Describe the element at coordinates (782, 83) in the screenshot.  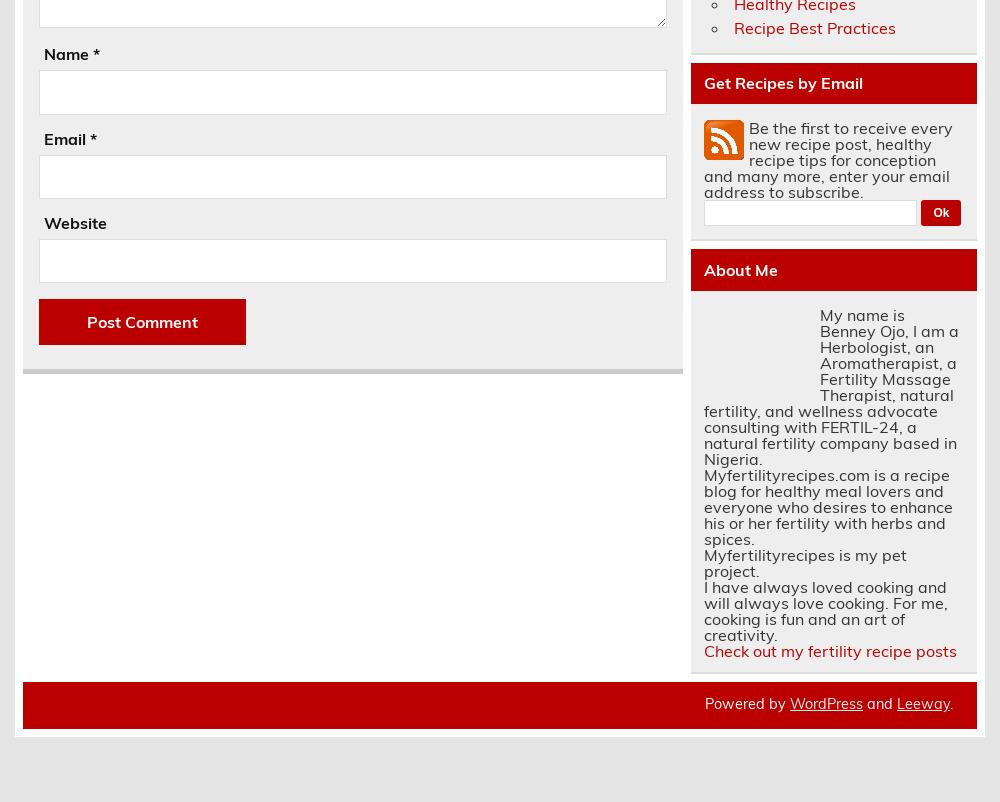
I see `'Get Recipes by Email'` at that location.